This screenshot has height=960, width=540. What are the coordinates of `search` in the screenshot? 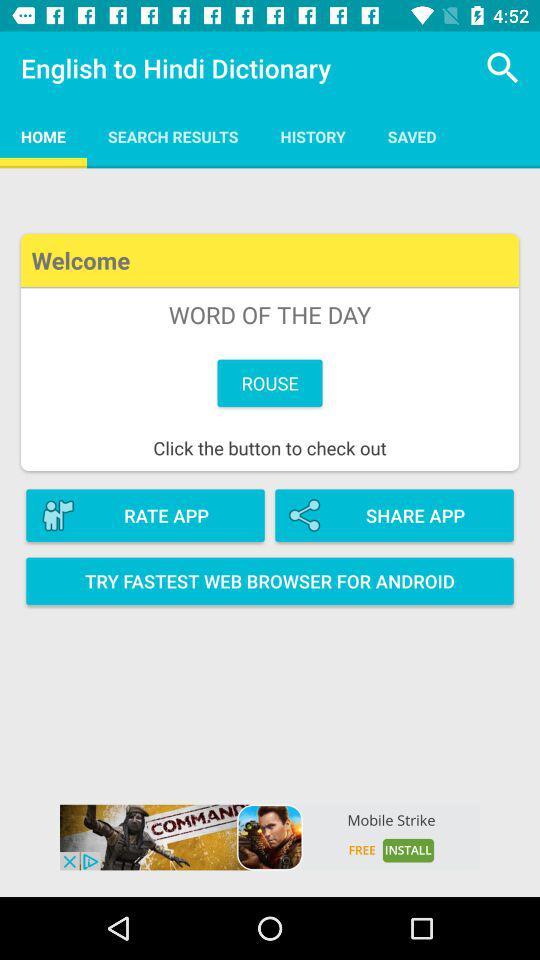 It's located at (502, 68).